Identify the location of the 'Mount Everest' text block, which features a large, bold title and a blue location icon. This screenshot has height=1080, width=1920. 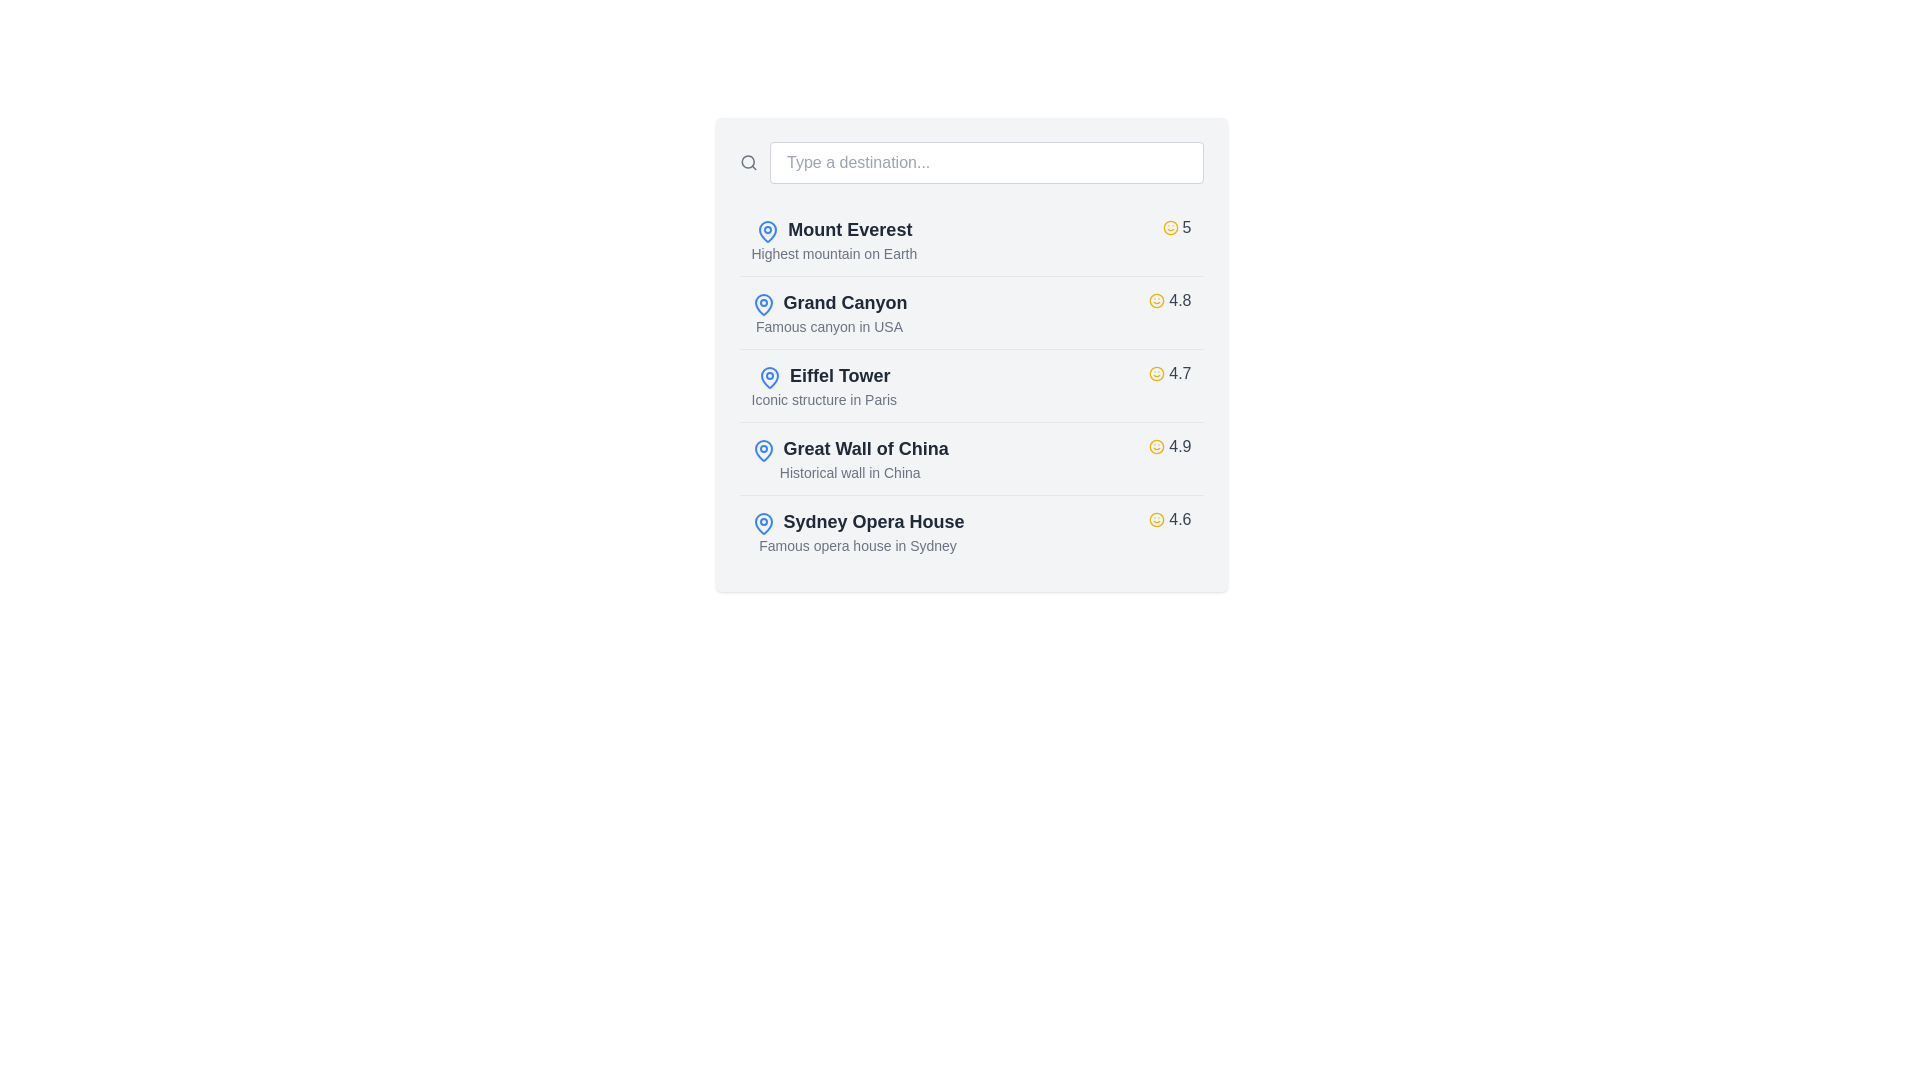
(834, 238).